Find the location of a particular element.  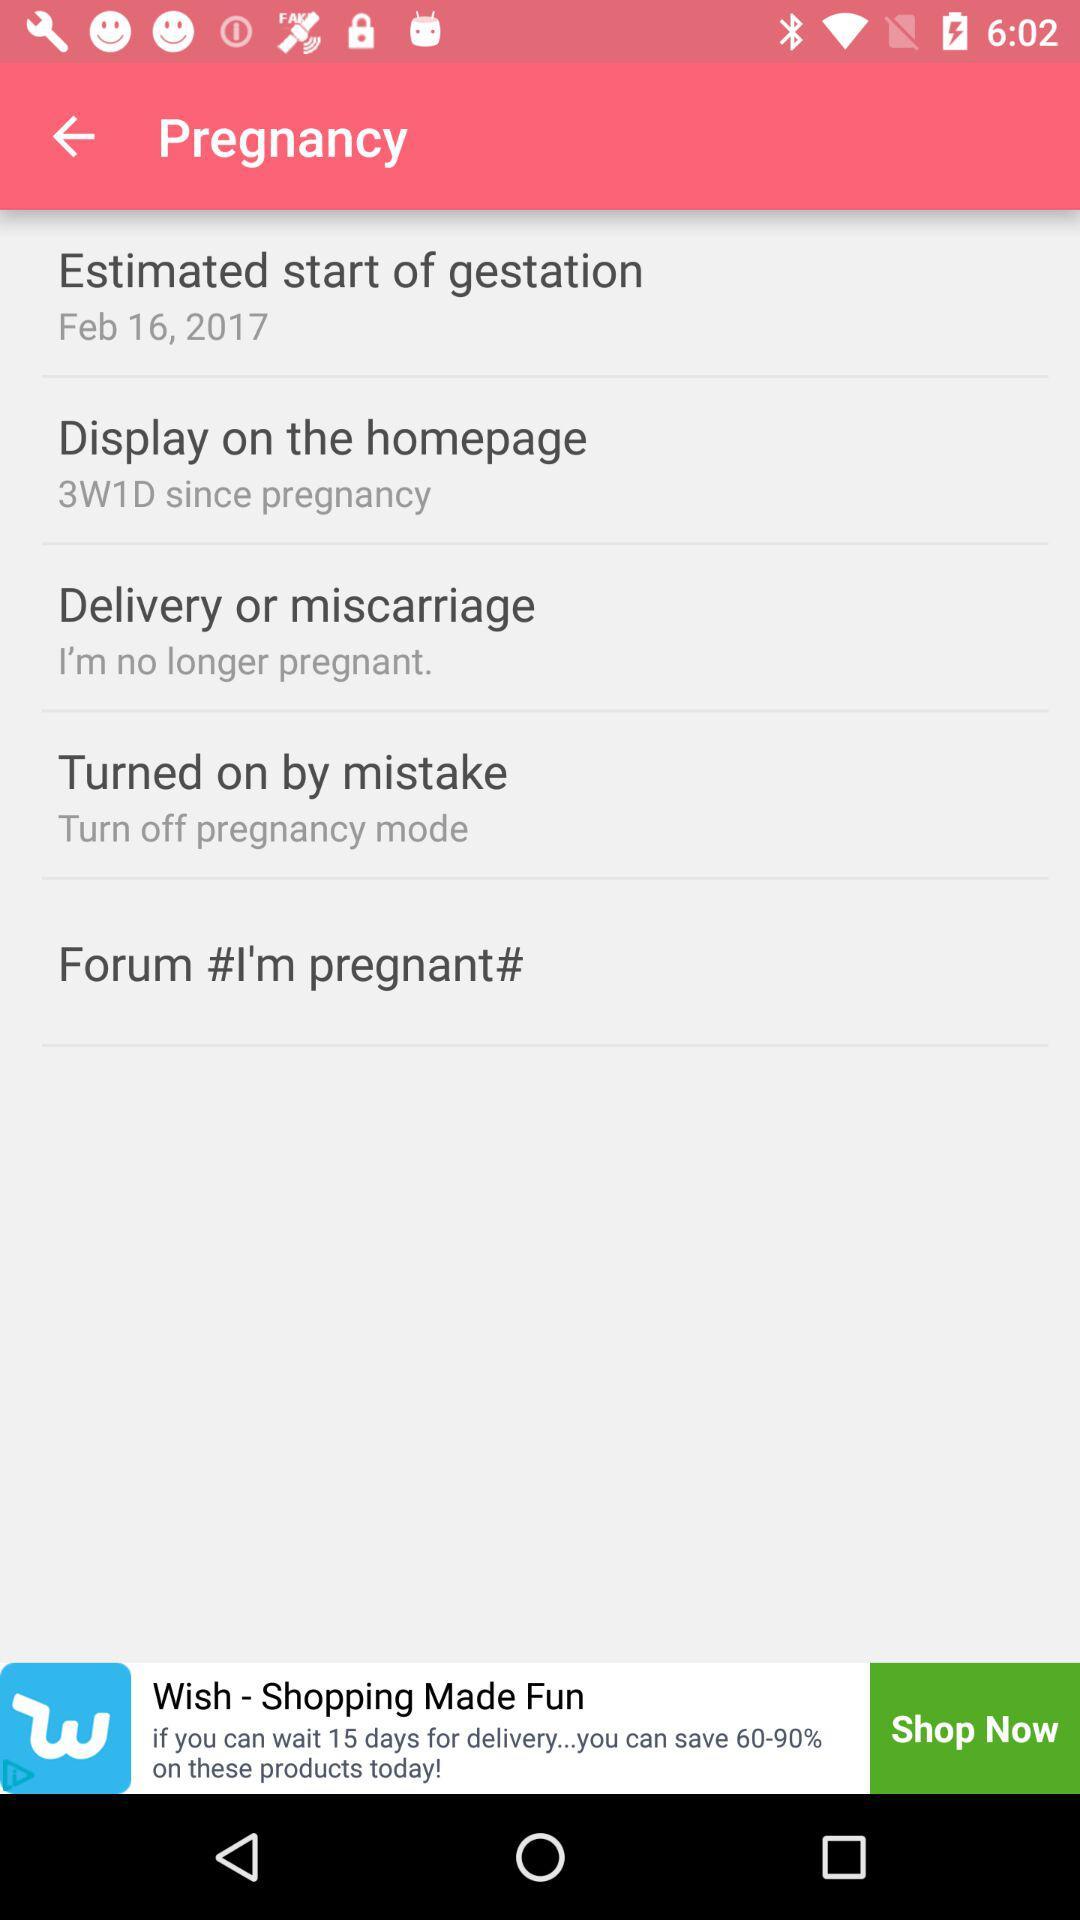

wish shopping made icon is located at coordinates (368, 1693).